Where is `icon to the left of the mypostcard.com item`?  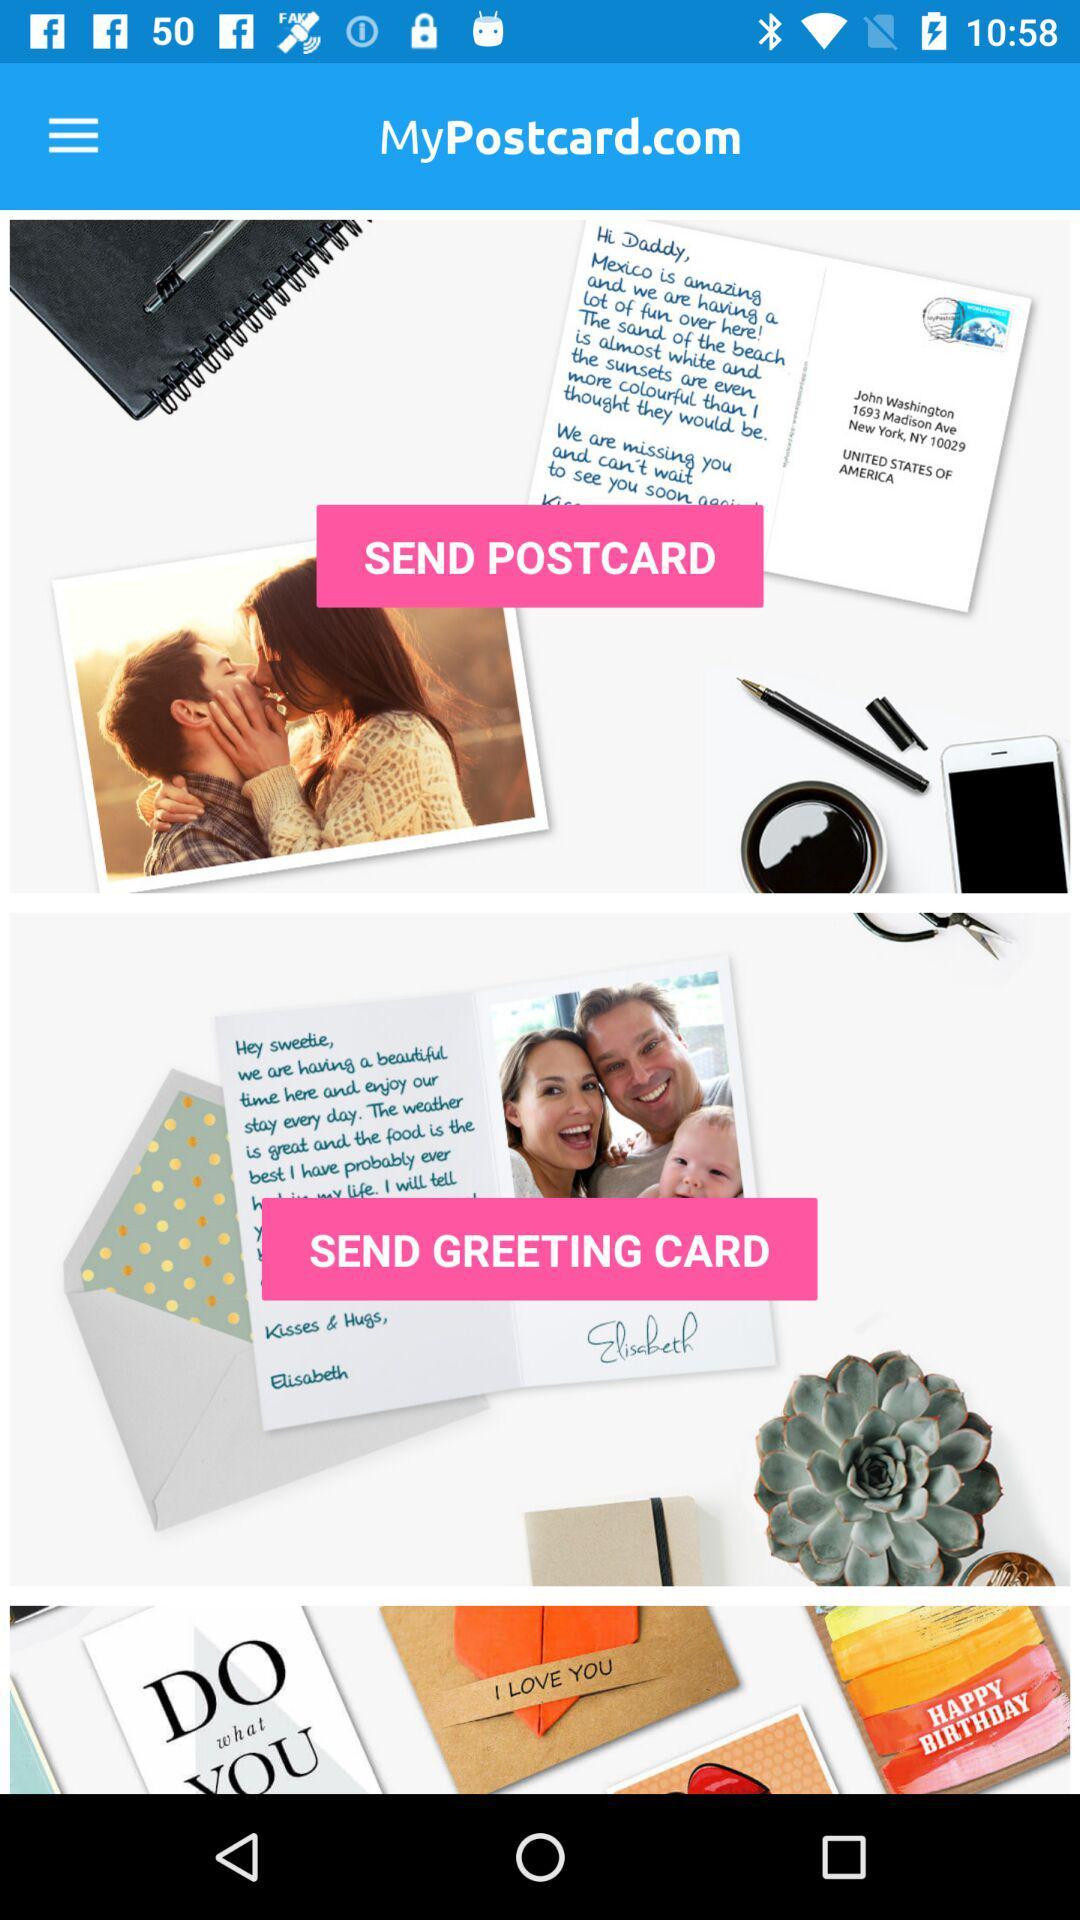
icon to the left of the mypostcard.com item is located at coordinates (72, 135).